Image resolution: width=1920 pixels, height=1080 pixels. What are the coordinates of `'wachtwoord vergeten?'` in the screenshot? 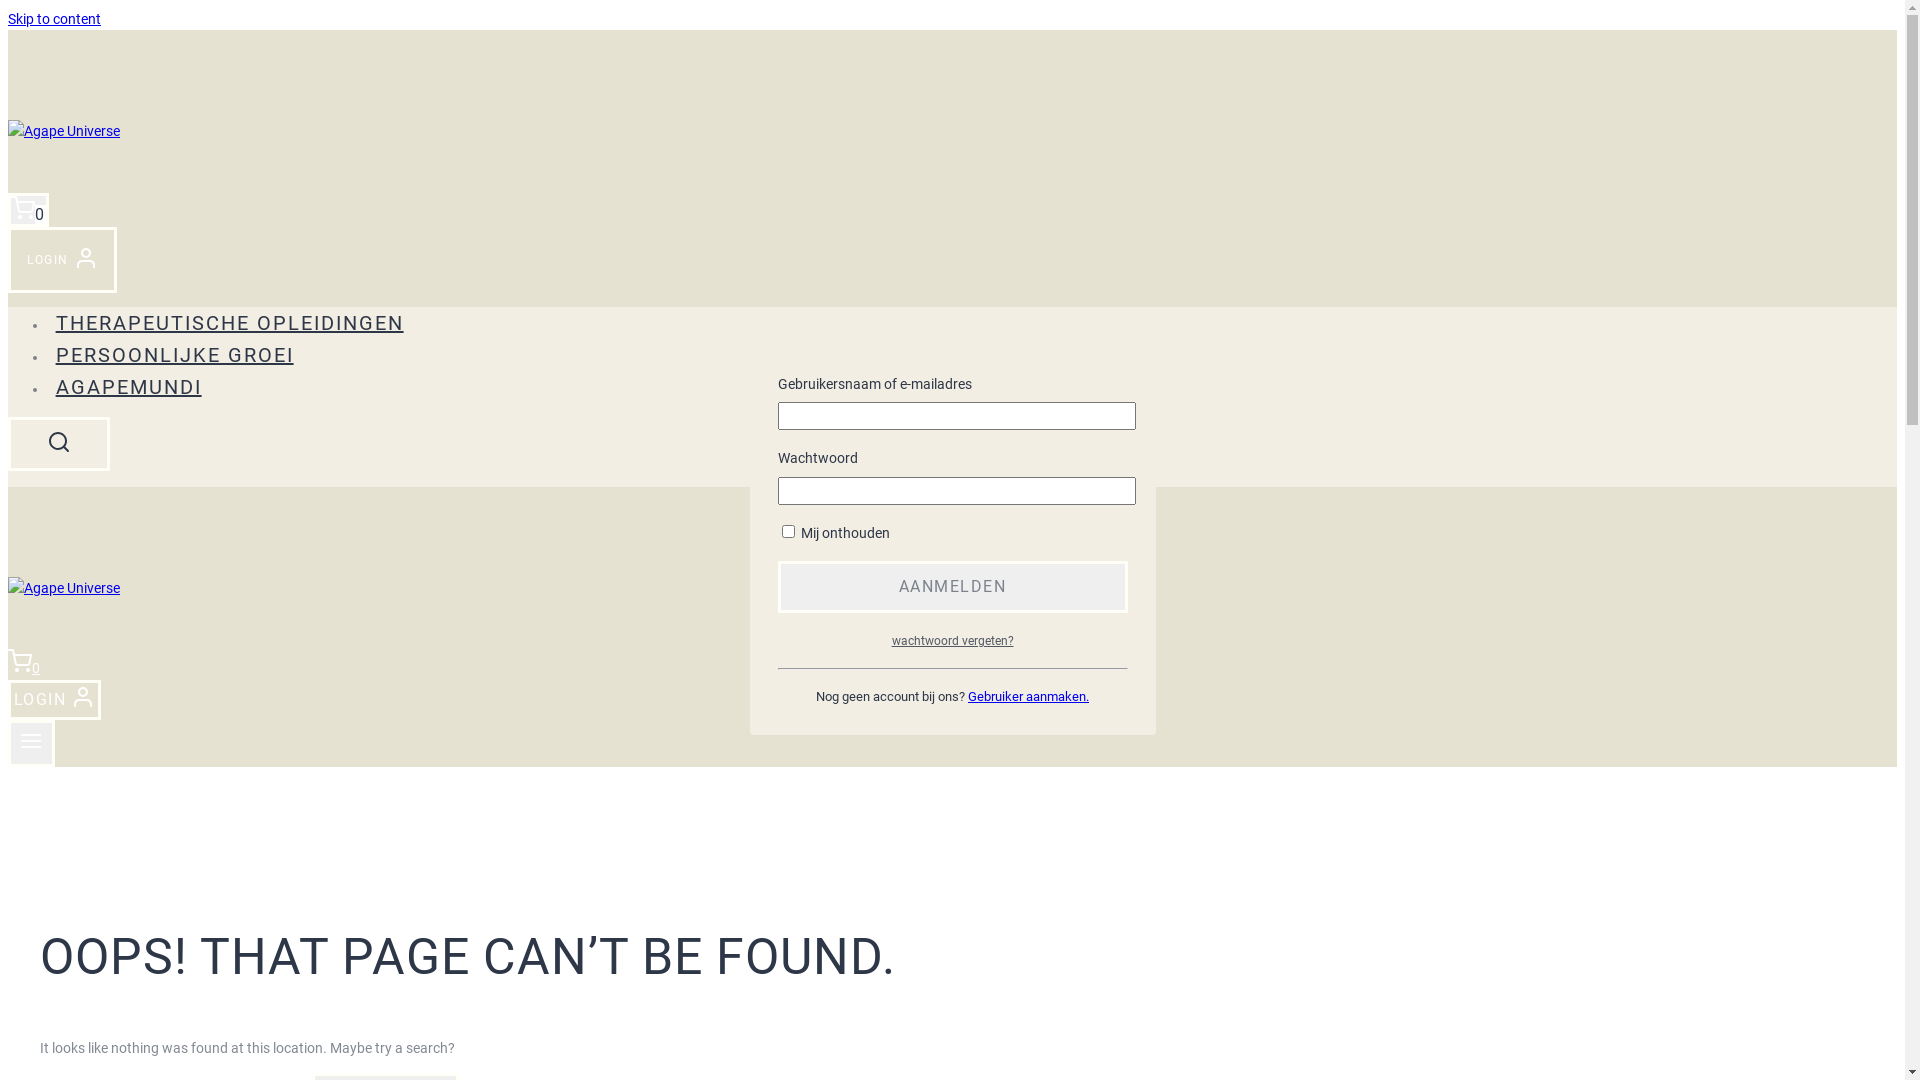 It's located at (952, 640).